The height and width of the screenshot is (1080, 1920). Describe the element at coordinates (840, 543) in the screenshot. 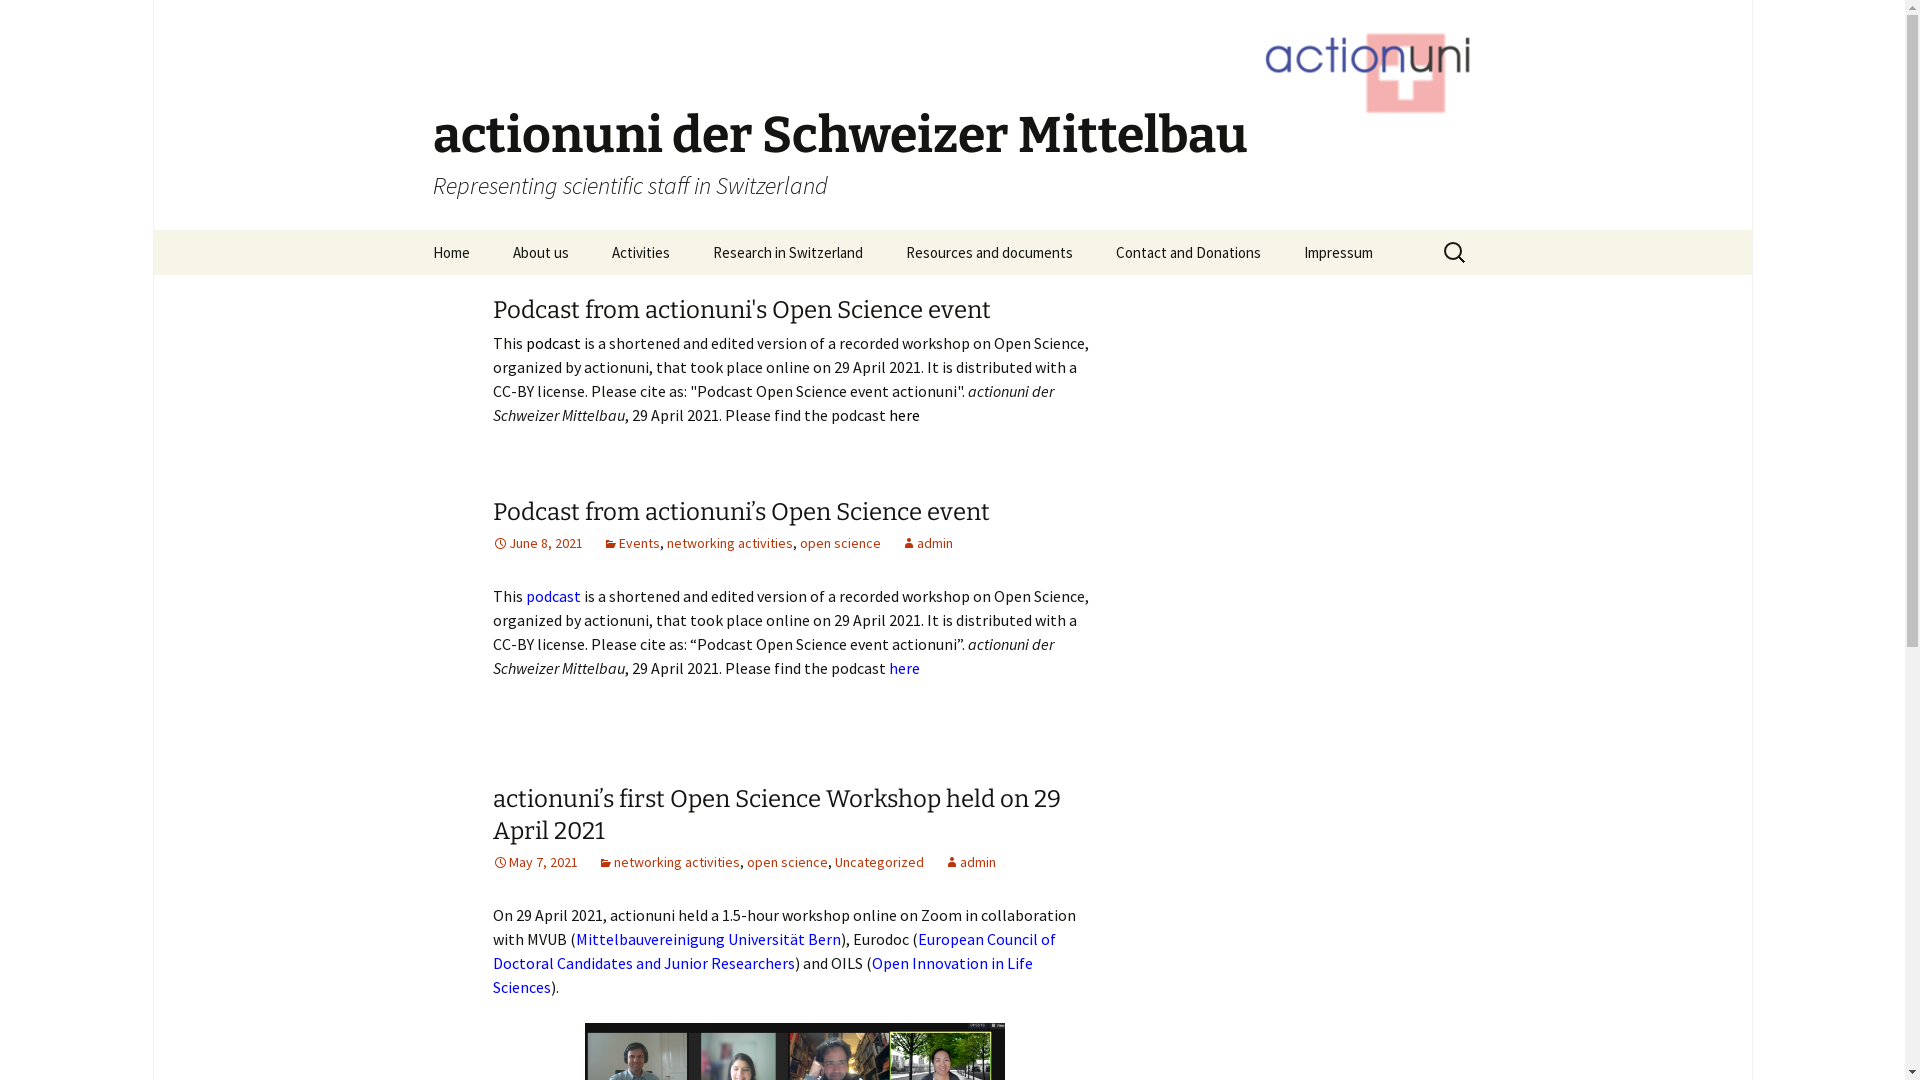

I see `'open science'` at that location.